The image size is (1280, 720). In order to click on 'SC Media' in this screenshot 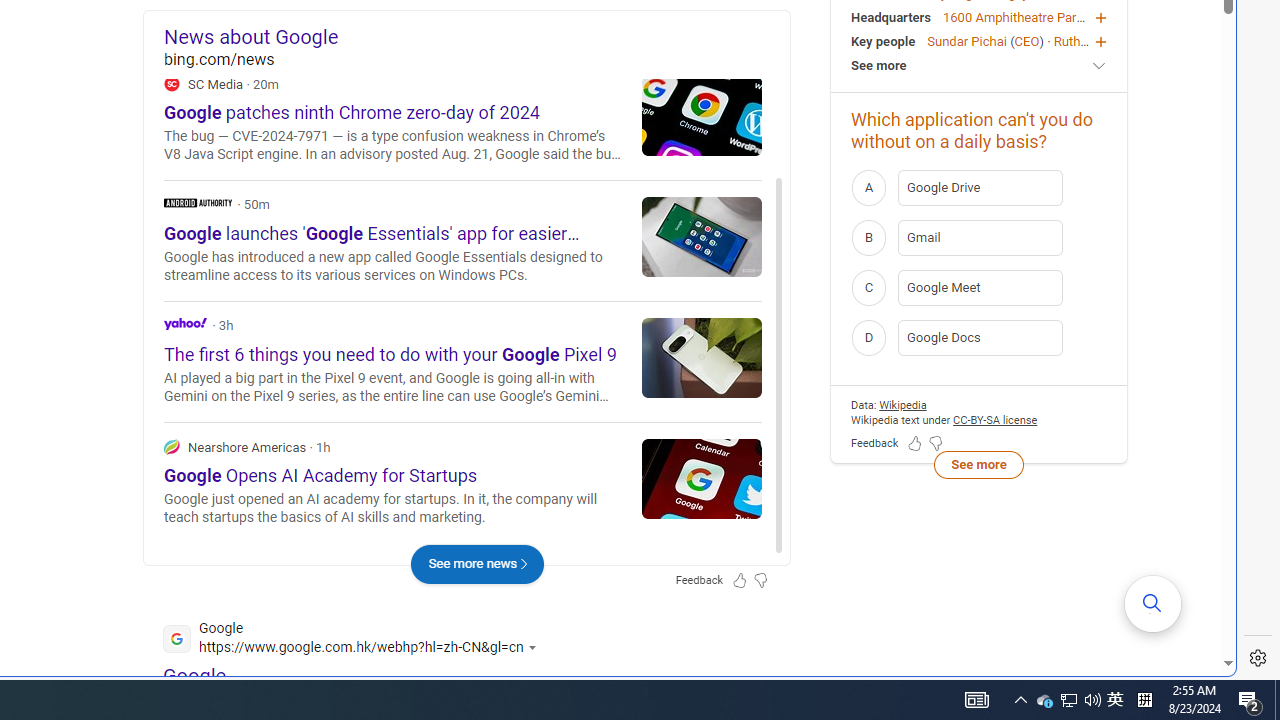, I will do `click(172, 82)`.